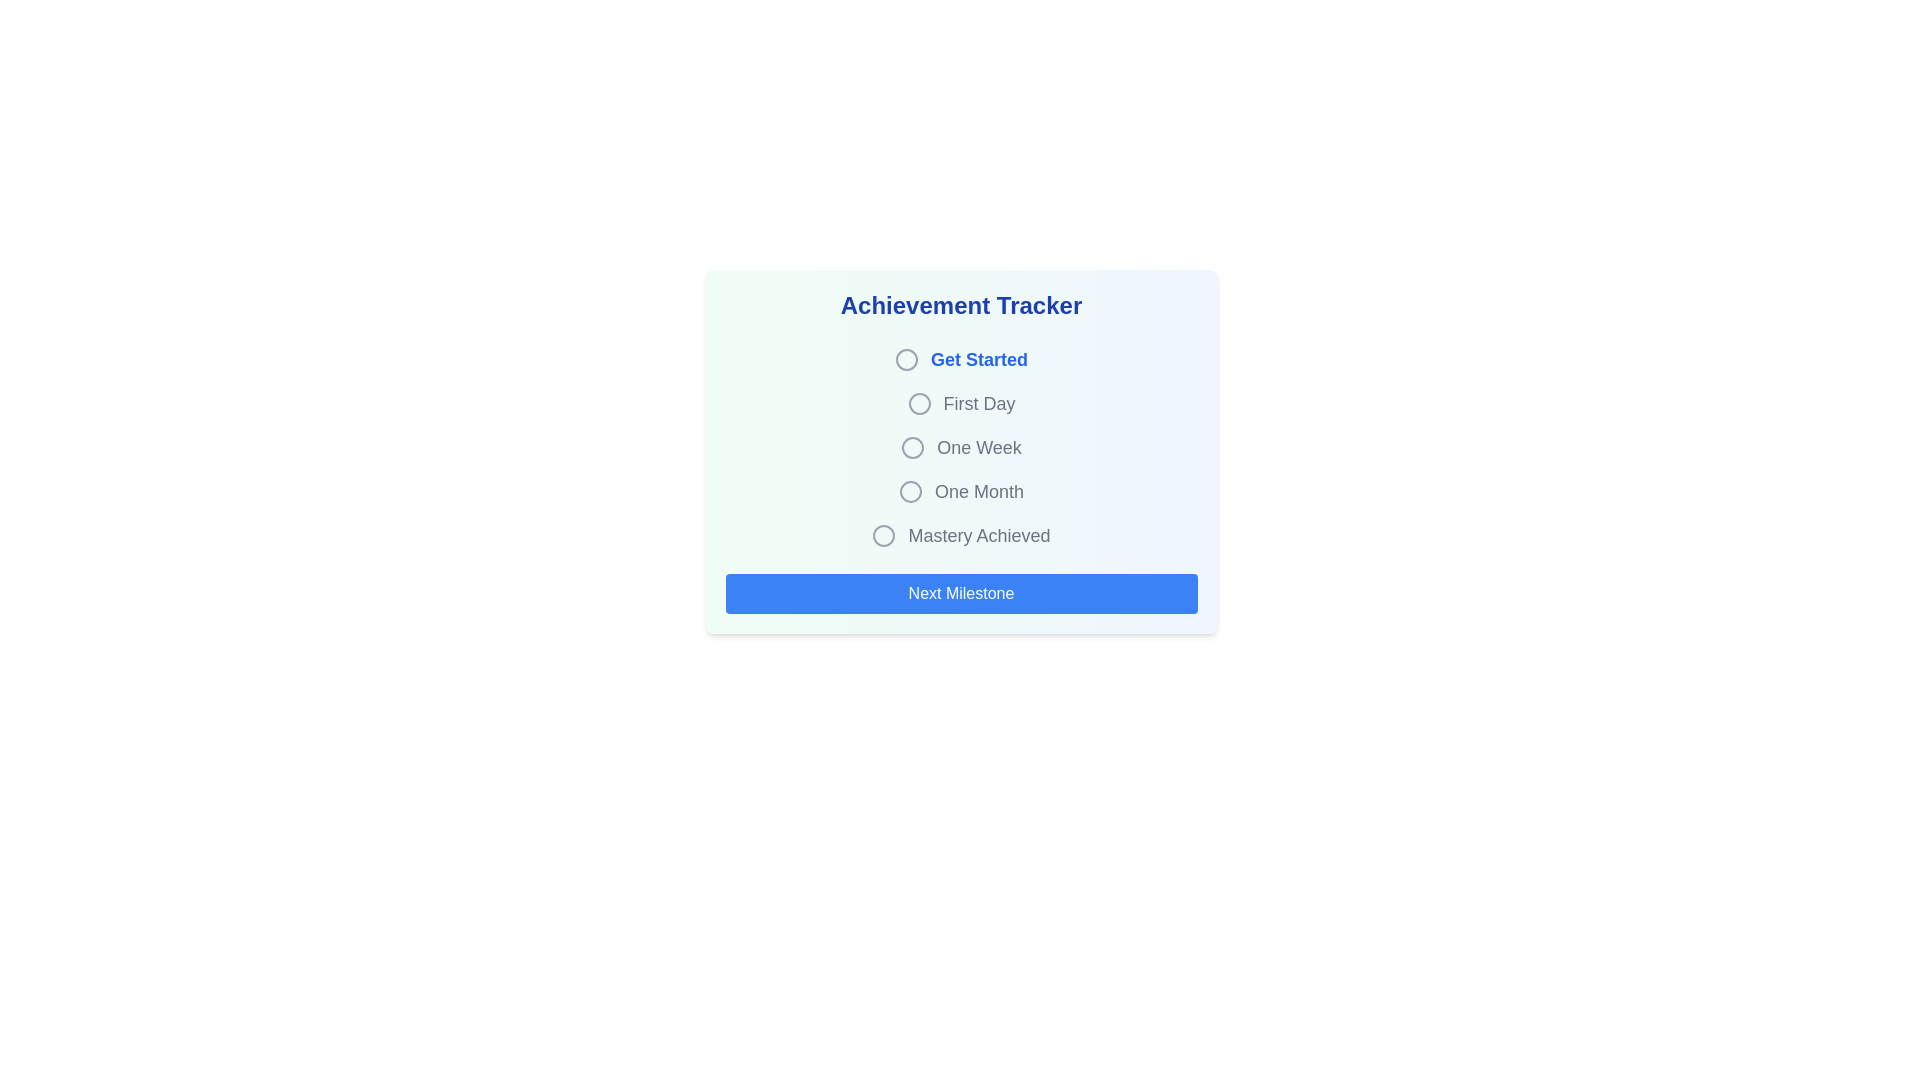 This screenshot has height=1080, width=1920. I want to click on the 'One Month' radio button under the 'Achievement Tracker' header, so click(910, 492).